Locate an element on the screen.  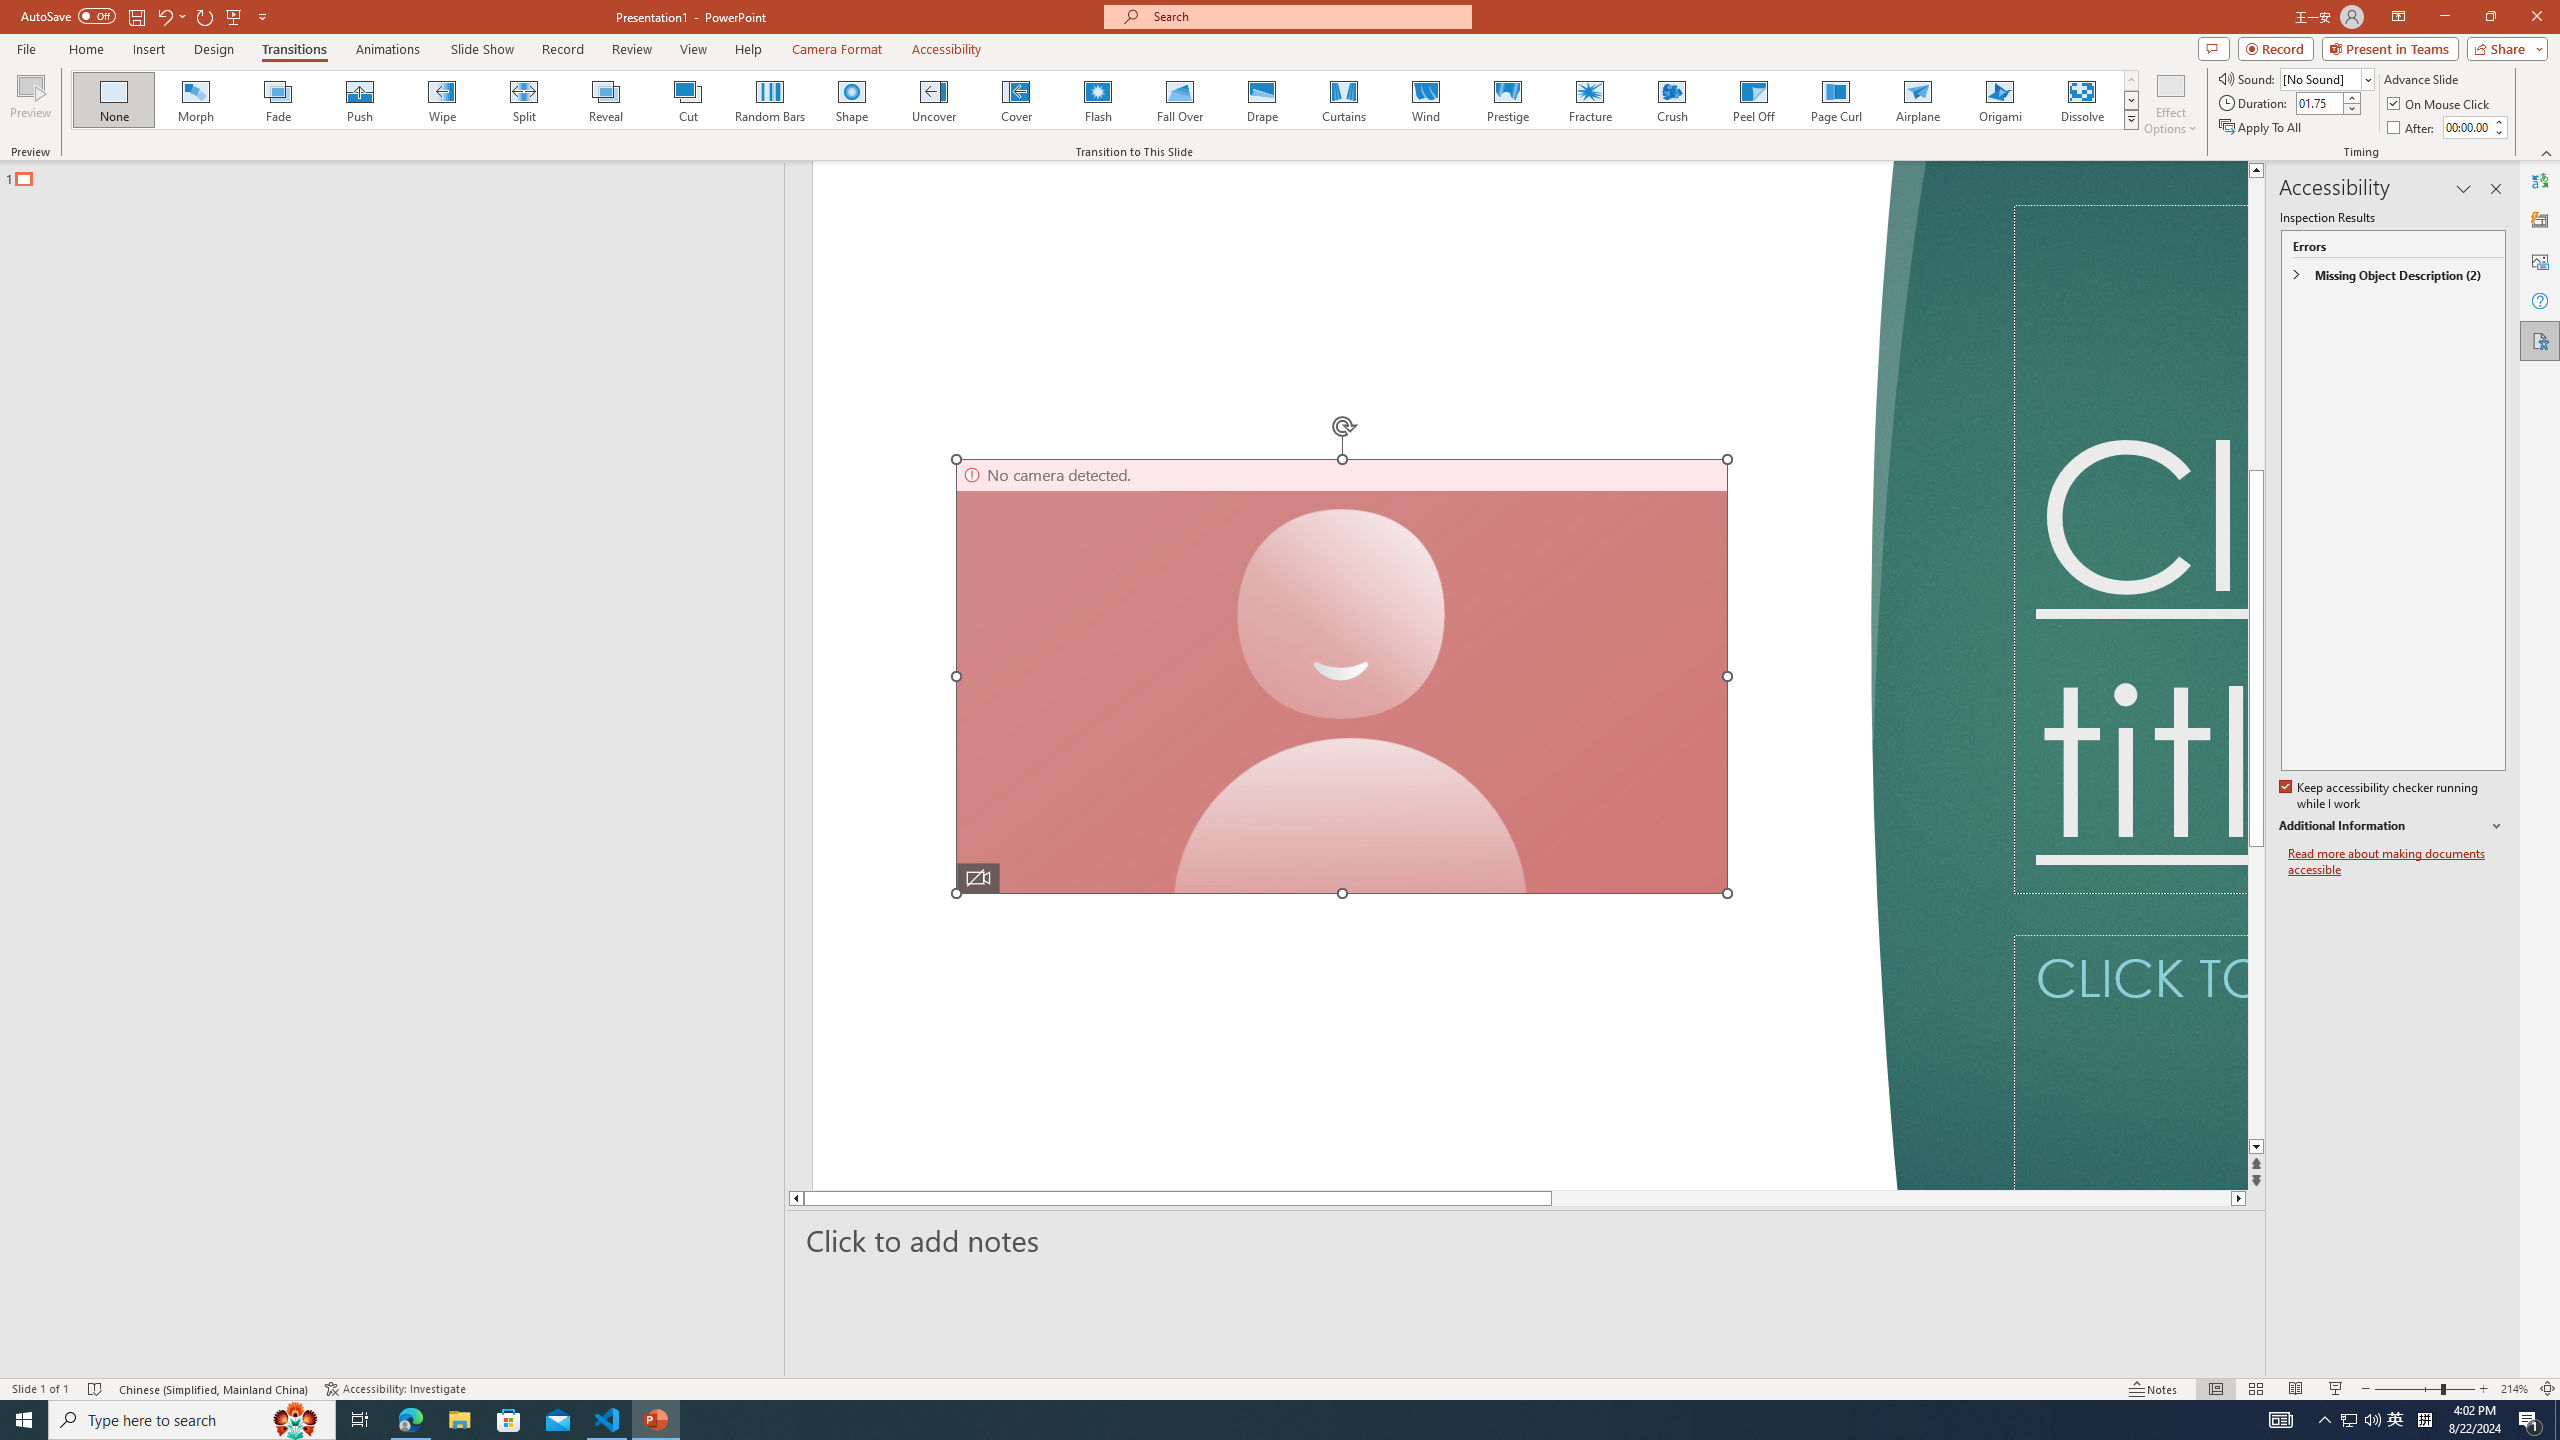
'Preview' is located at coordinates (29, 103).